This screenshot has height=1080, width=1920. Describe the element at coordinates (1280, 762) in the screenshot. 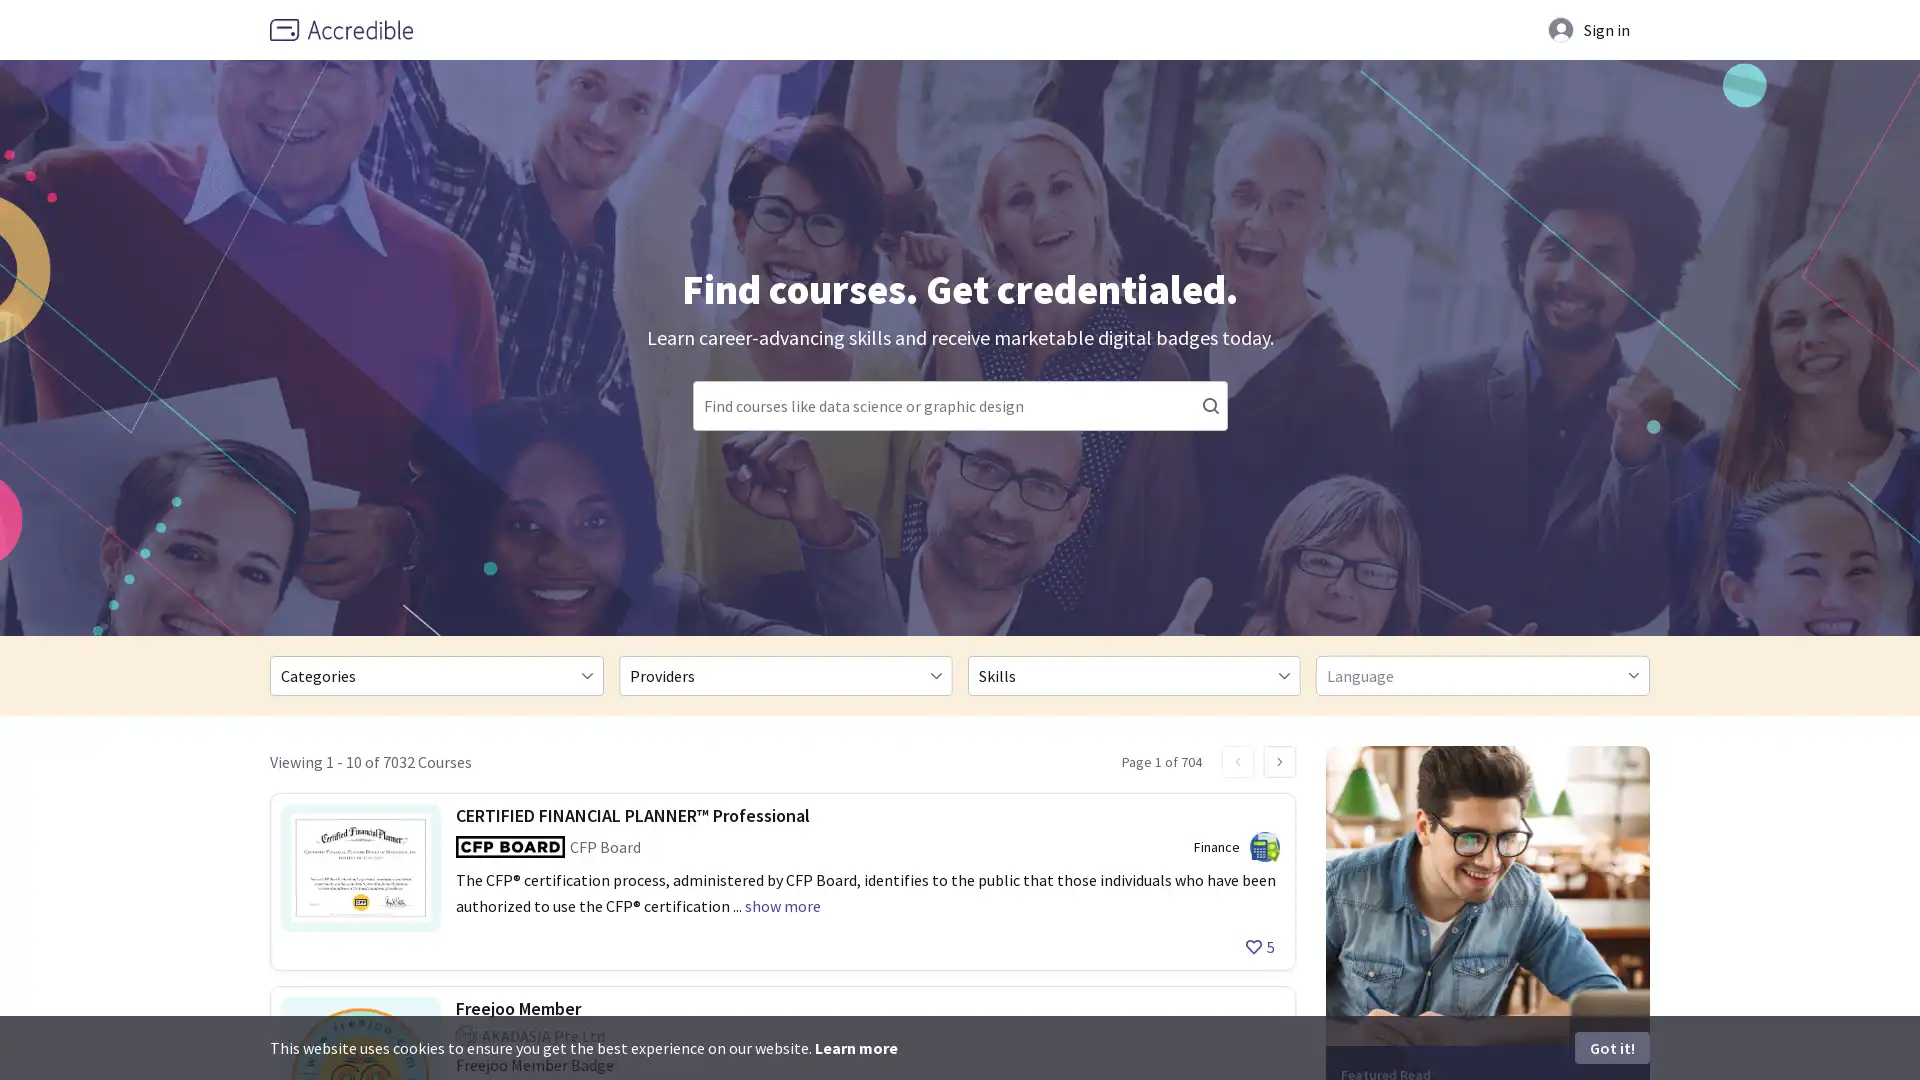

I see `Next` at that location.